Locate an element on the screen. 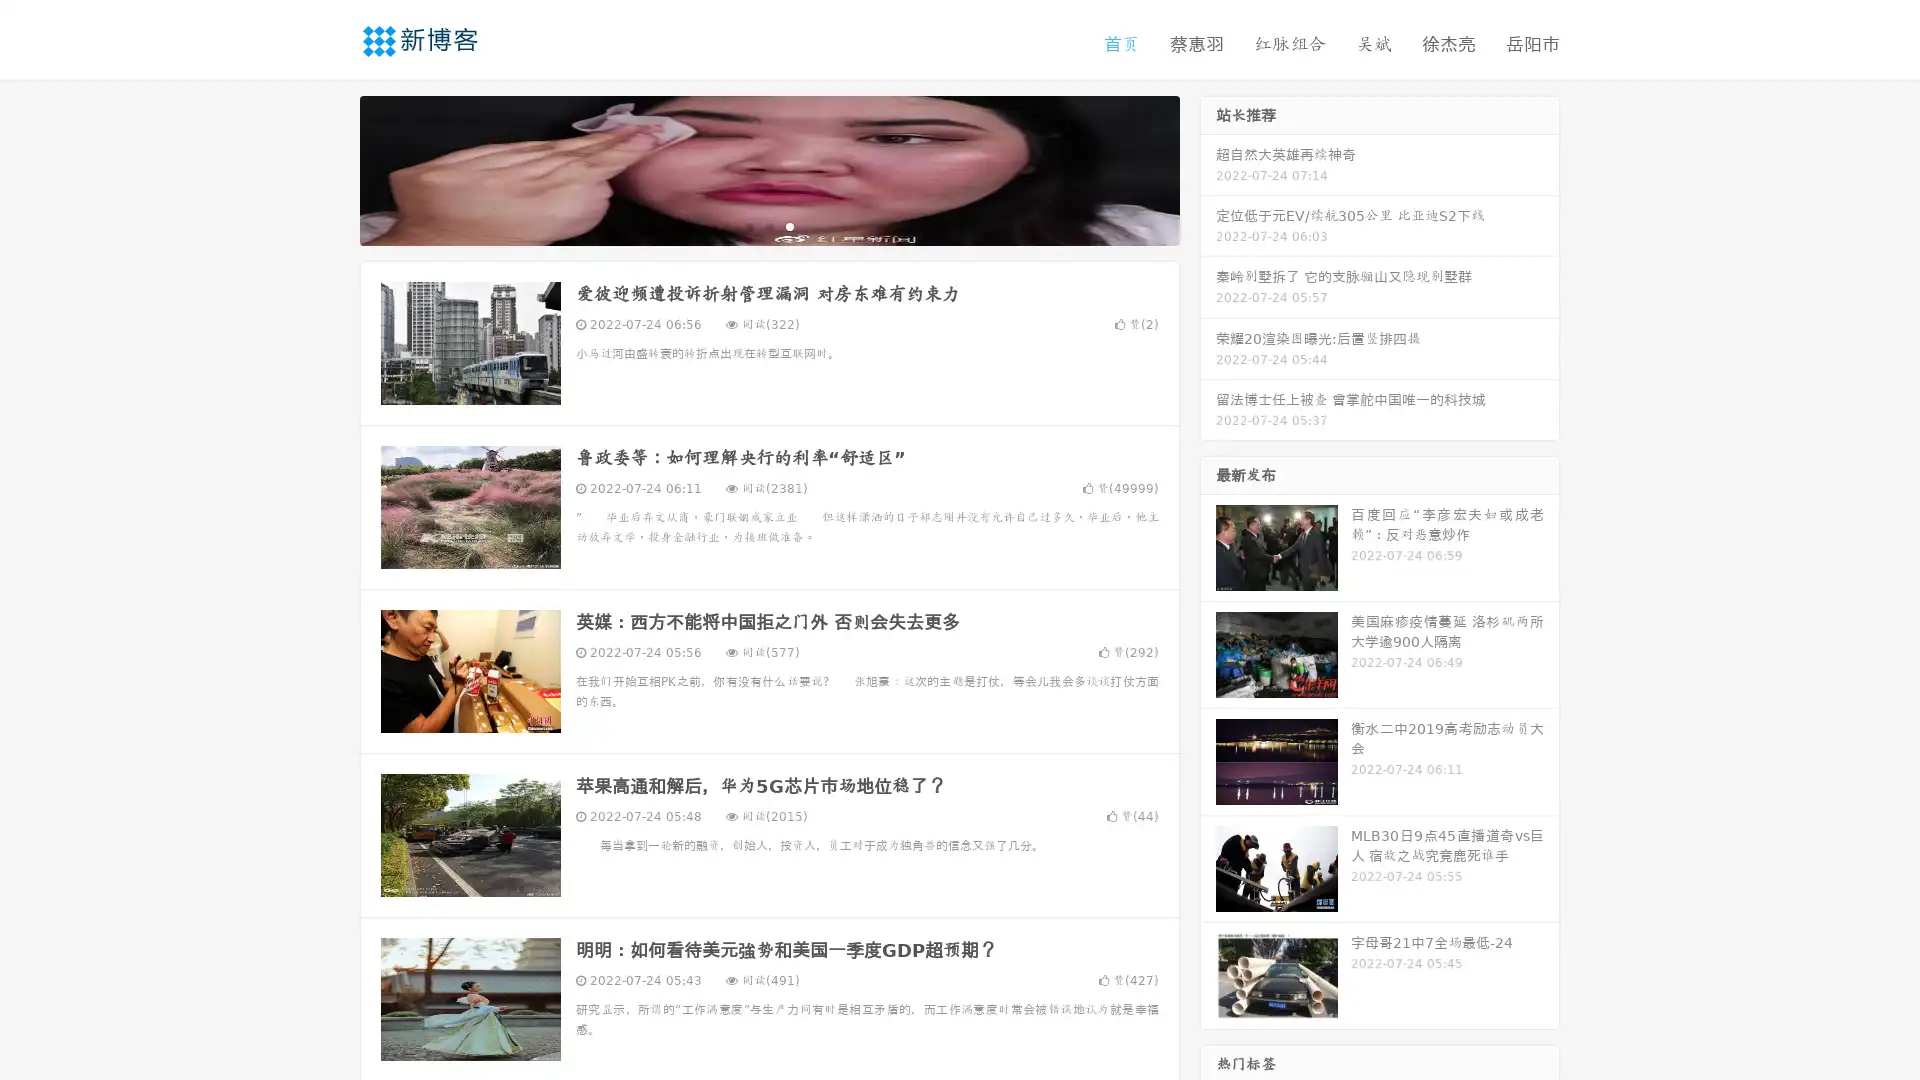 The height and width of the screenshot is (1080, 1920). Next slide is located at coordinates (1208, 168).